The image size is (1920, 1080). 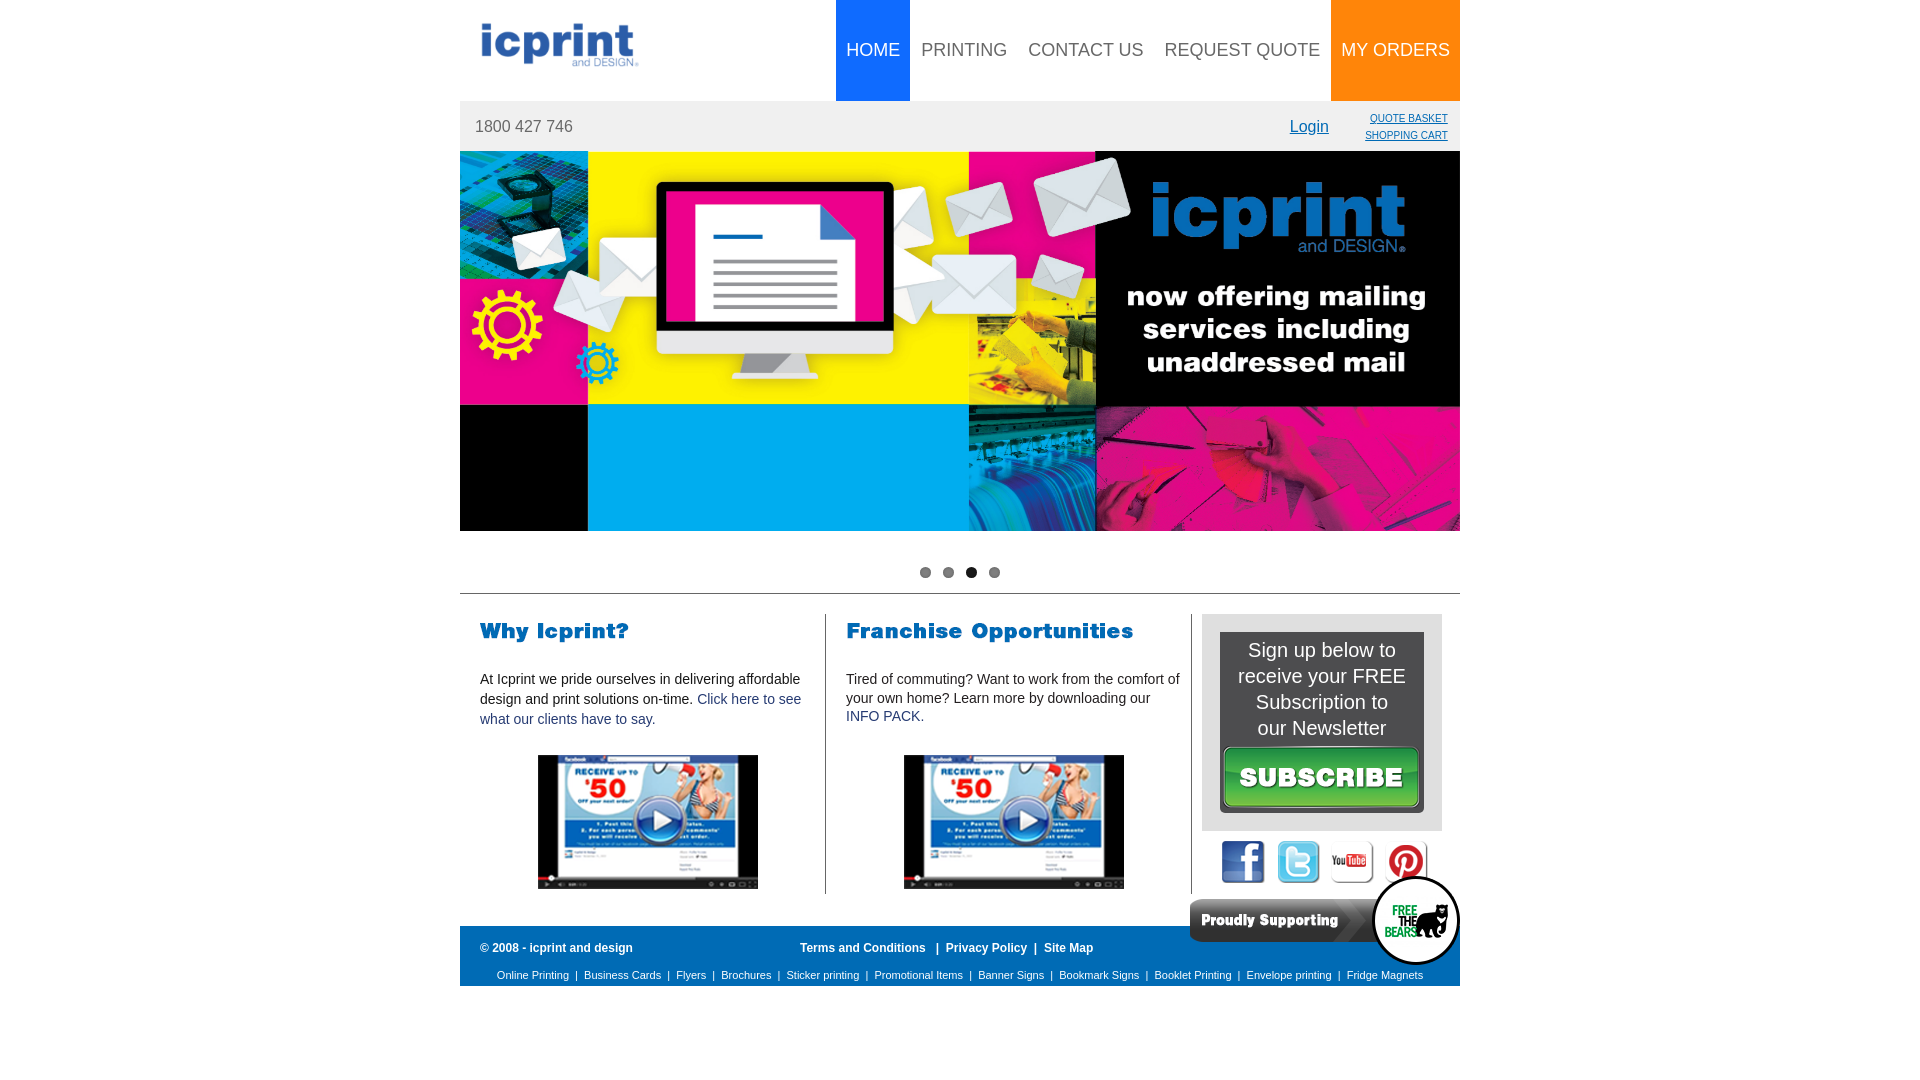 What do you see at coordinates (676, 974) in the screenshot?
I see `'Flyers'` at bounding box center [676, 974].